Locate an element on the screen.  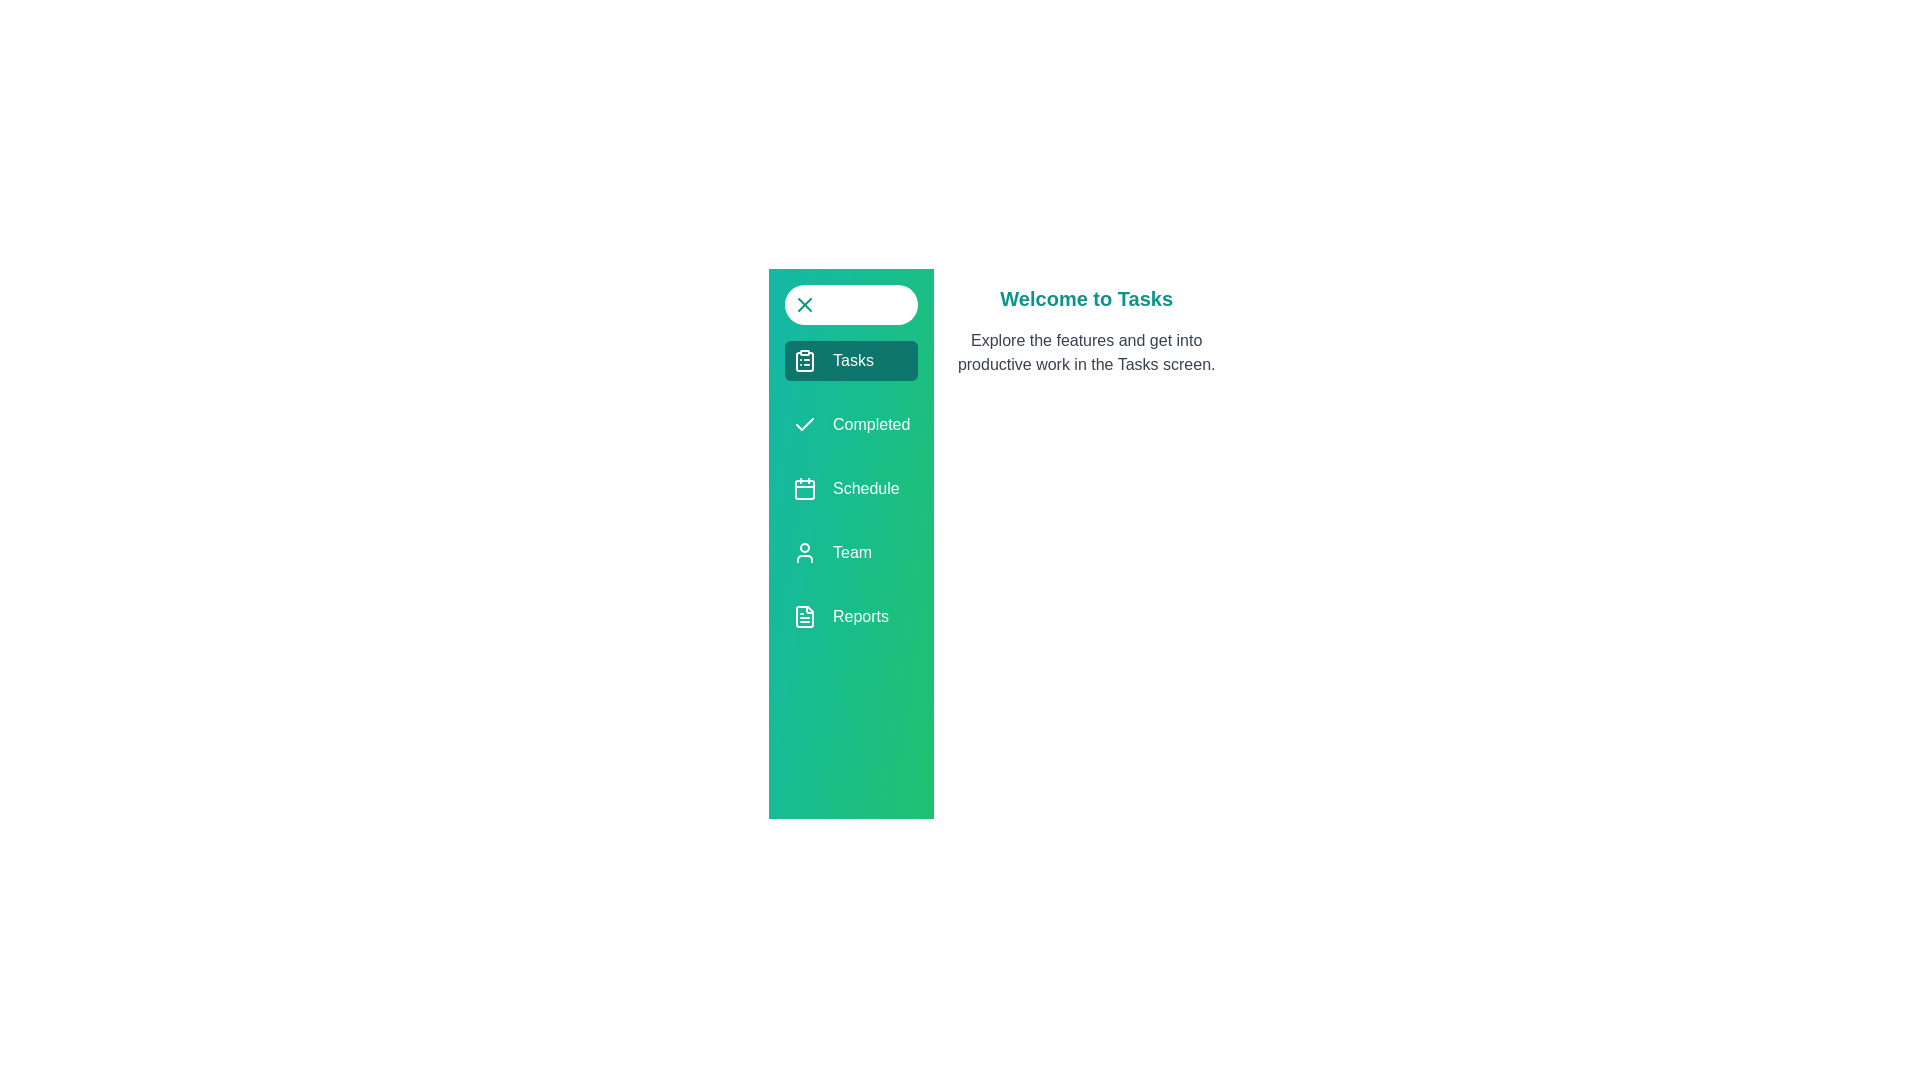
the menu option Tasks in the drawer is located at coordinates (851, 361).